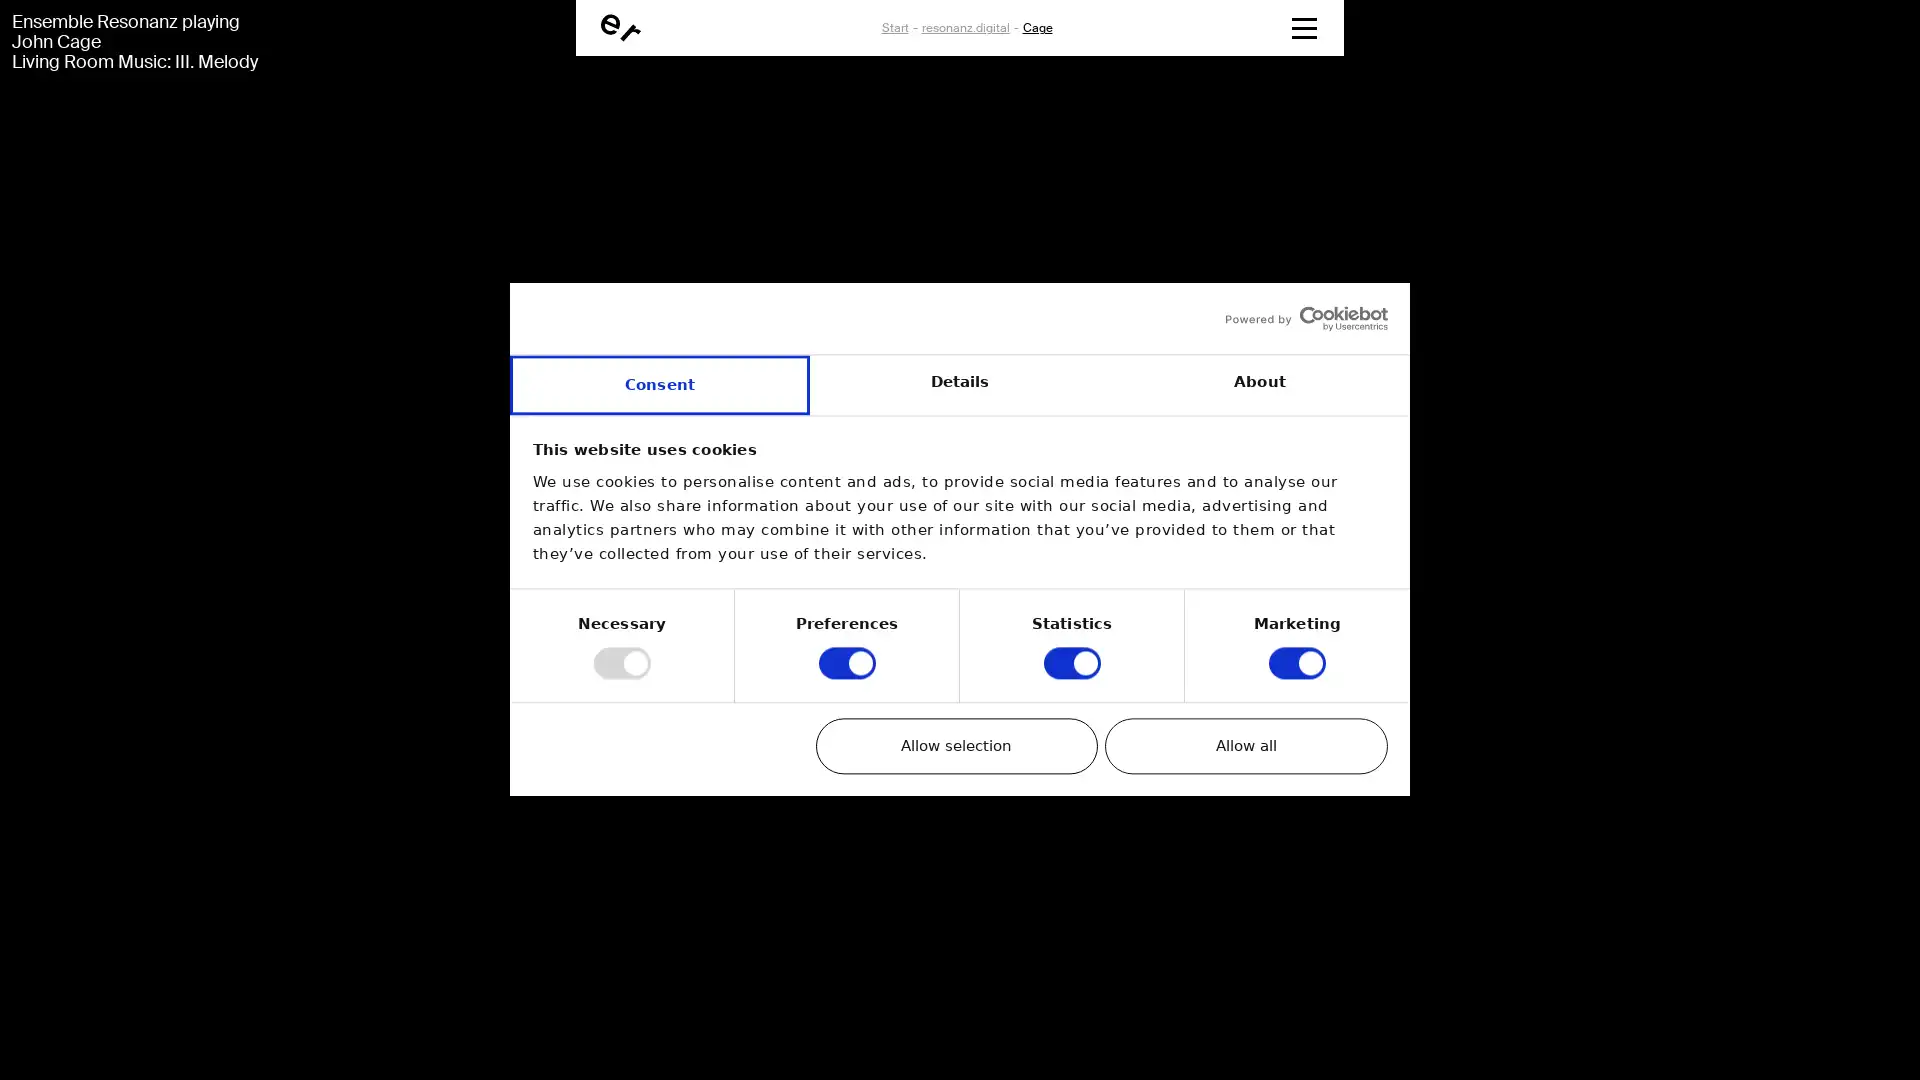  I want to click on Allow all, so click(1245, 745).